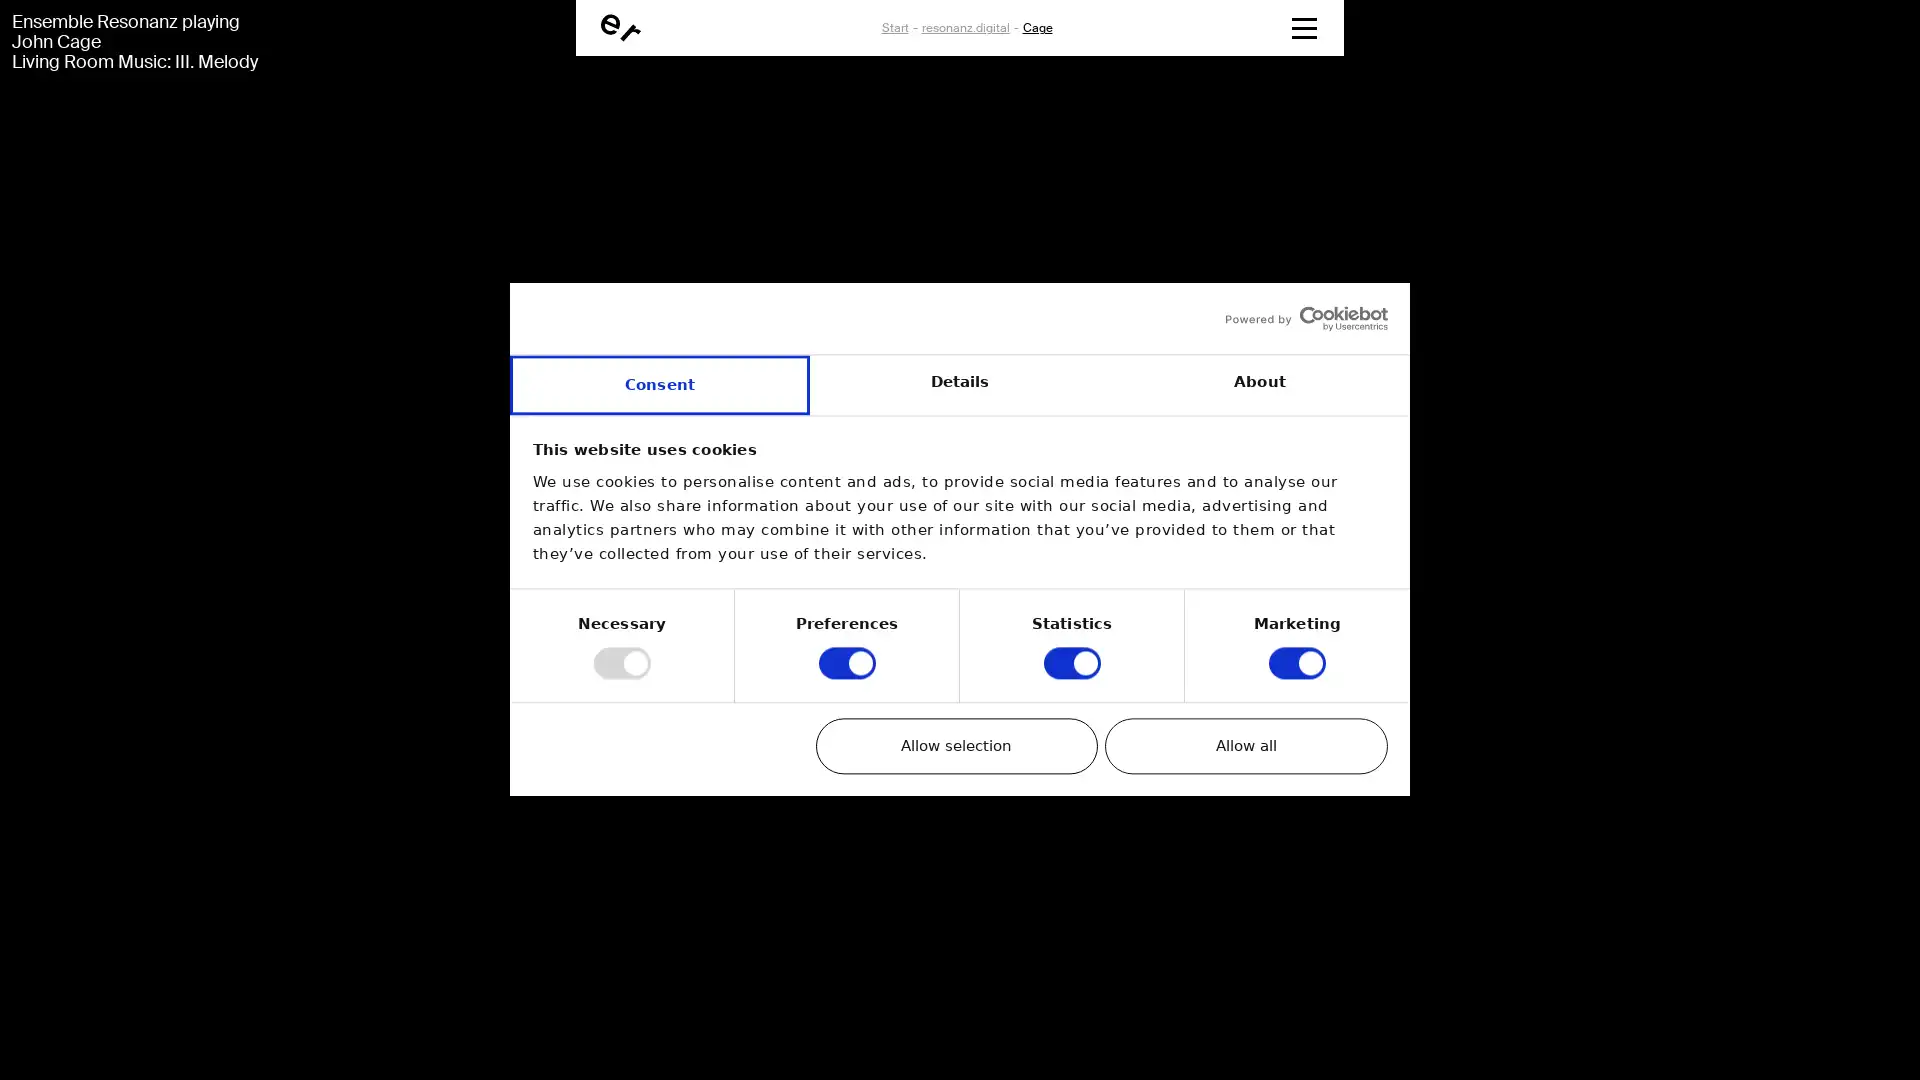  I want to click on Allow all, so click(1245, 745).